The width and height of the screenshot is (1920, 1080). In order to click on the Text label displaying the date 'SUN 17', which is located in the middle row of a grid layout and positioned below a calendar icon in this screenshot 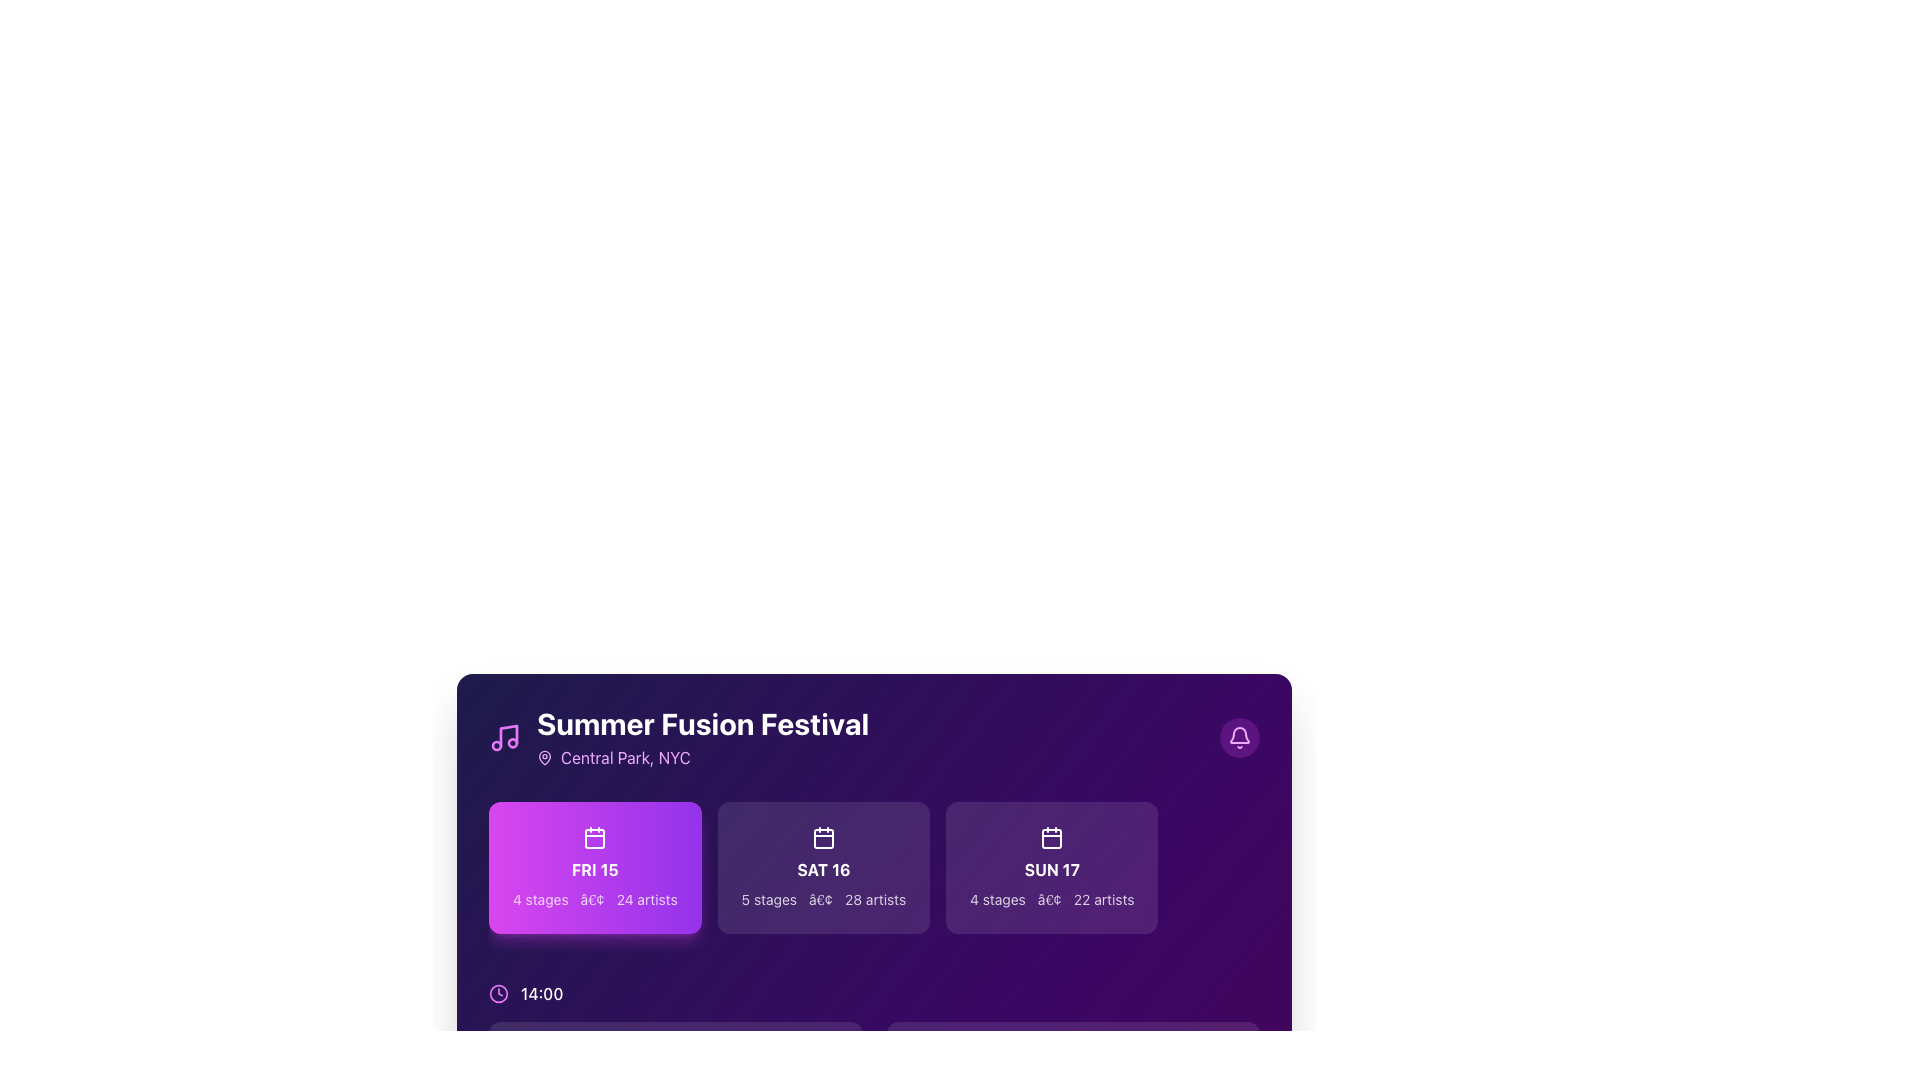, I will do `click(1051, 869)`.